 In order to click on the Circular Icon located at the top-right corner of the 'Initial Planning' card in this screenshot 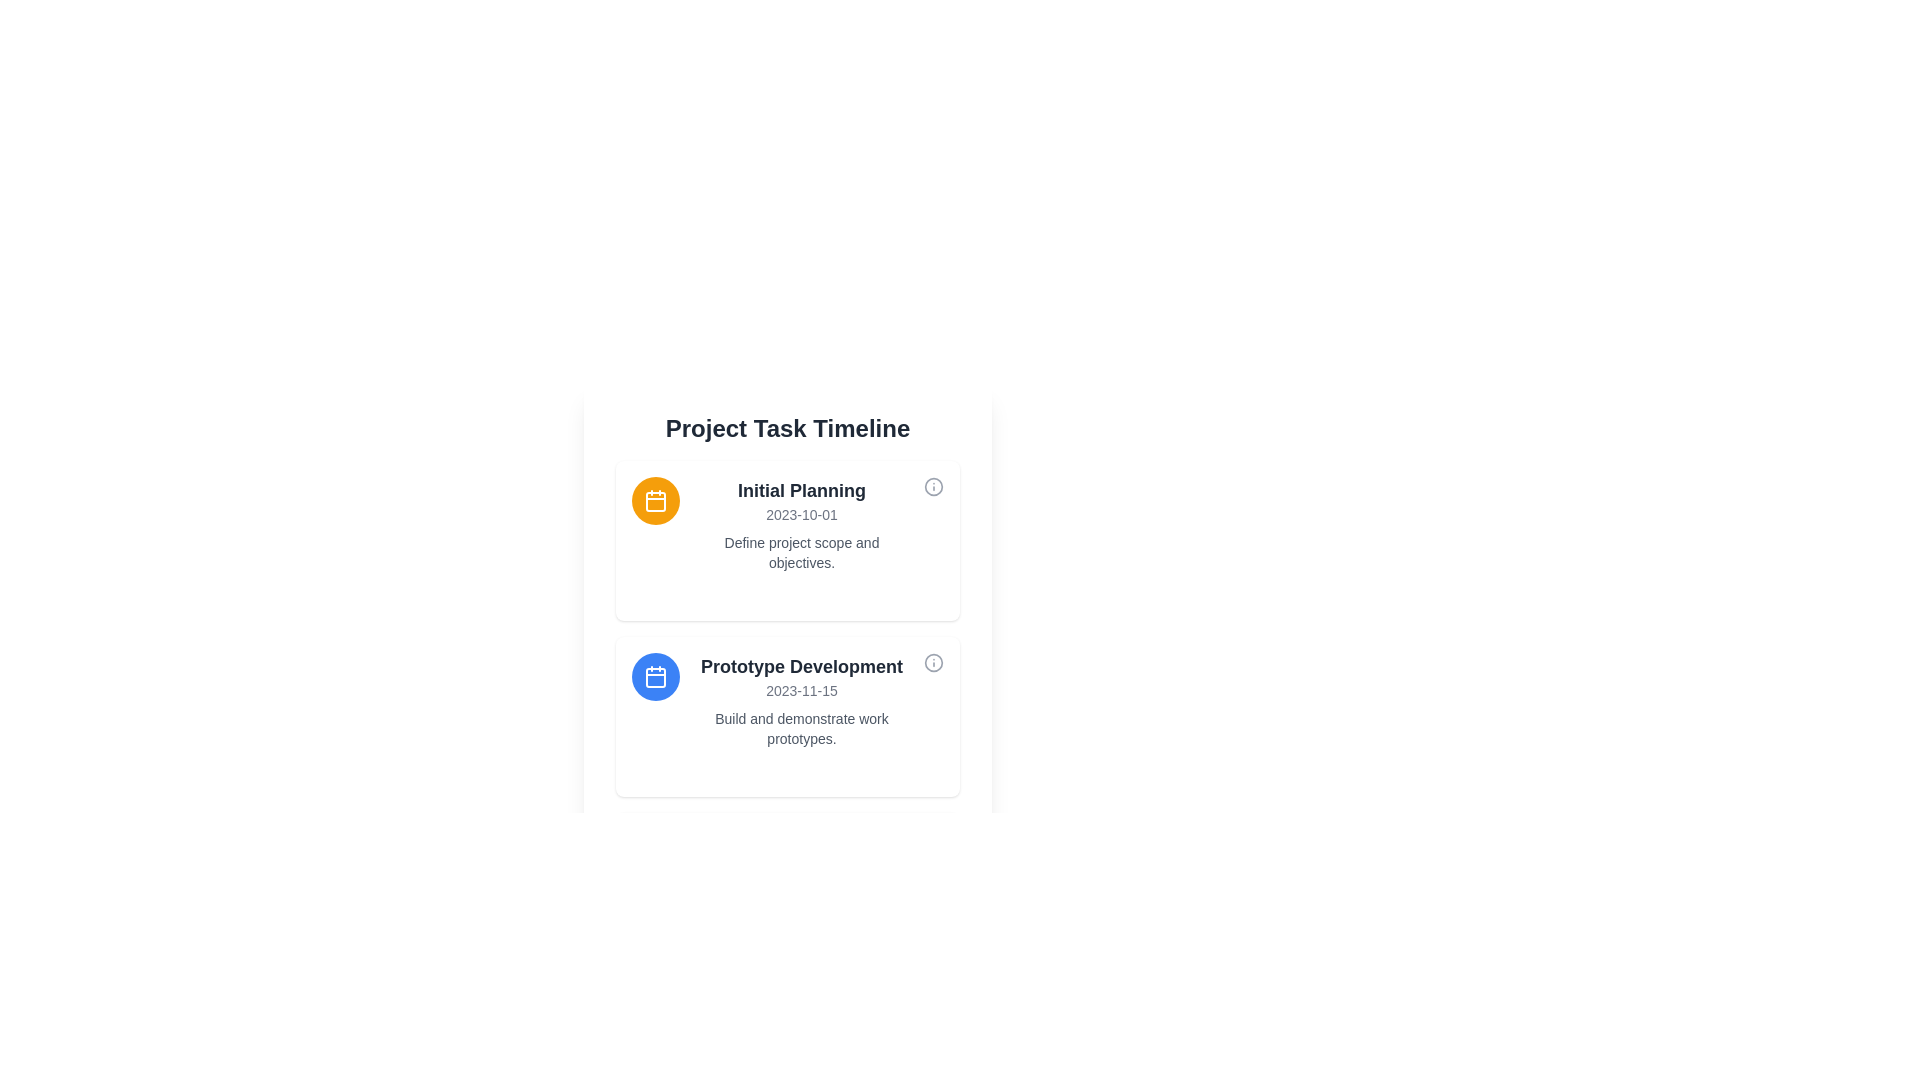, I will do `click(933, 489)`.